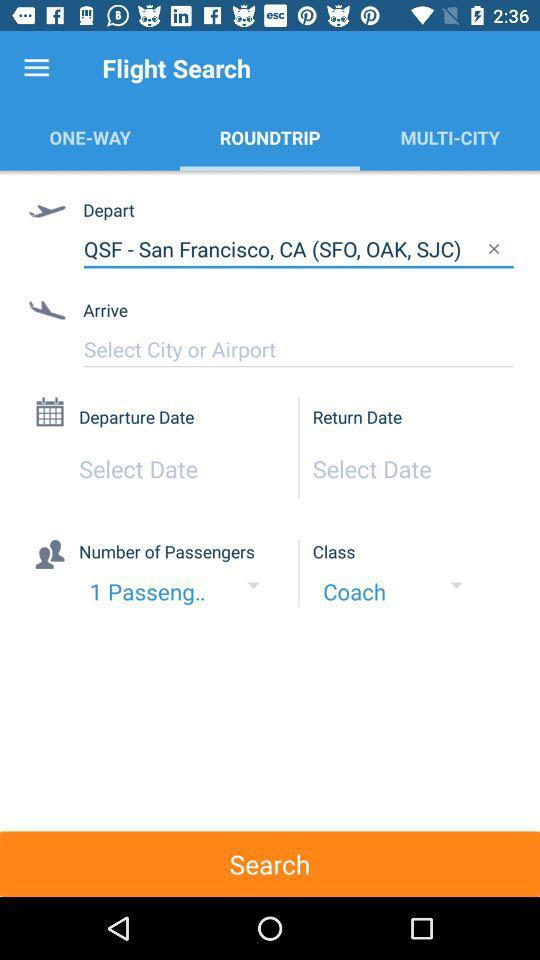 Image resolution: width=540 pixels, height=960 pixels. I want to click on the icon next to the flight search item, so click(36, 68).